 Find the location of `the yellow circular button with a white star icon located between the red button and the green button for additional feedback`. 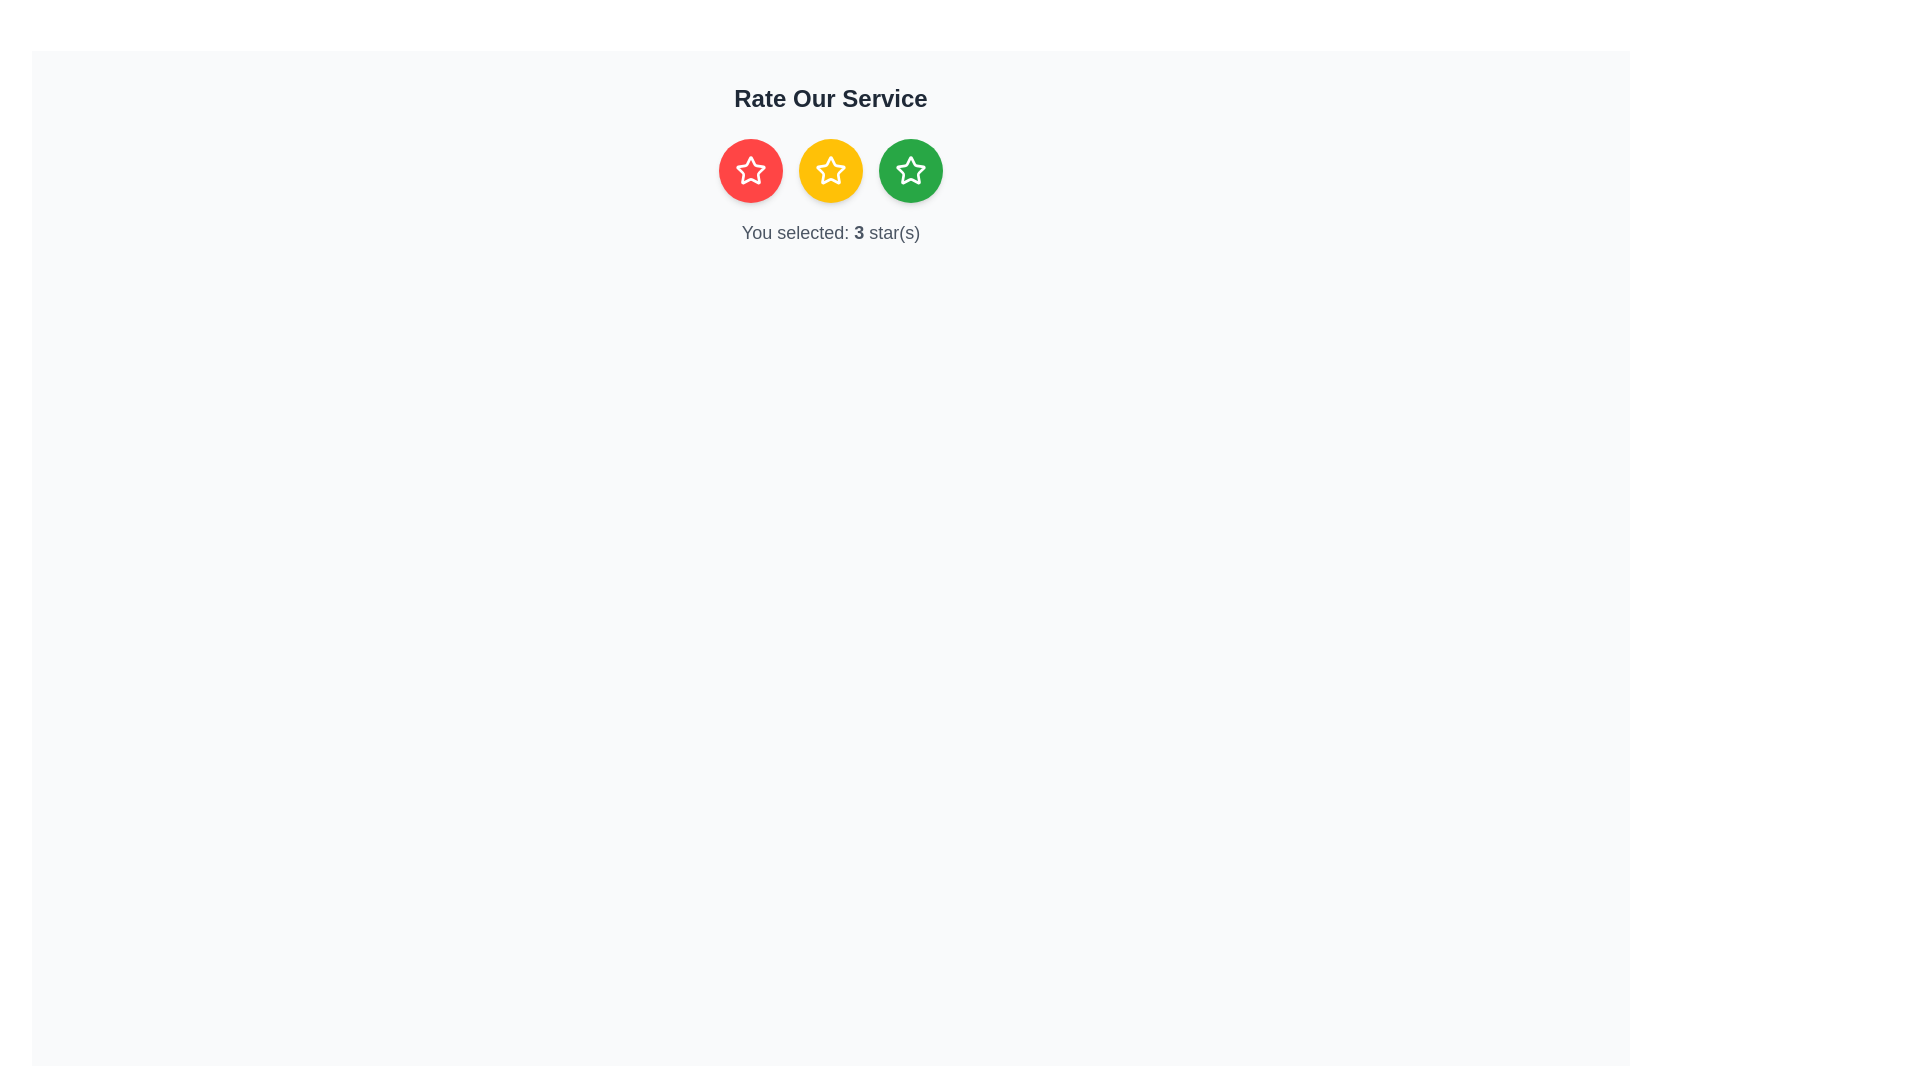

the yellow circular button with a white star icon located between the red button and the green button for additional feedback is located at coordinates (830, 169).